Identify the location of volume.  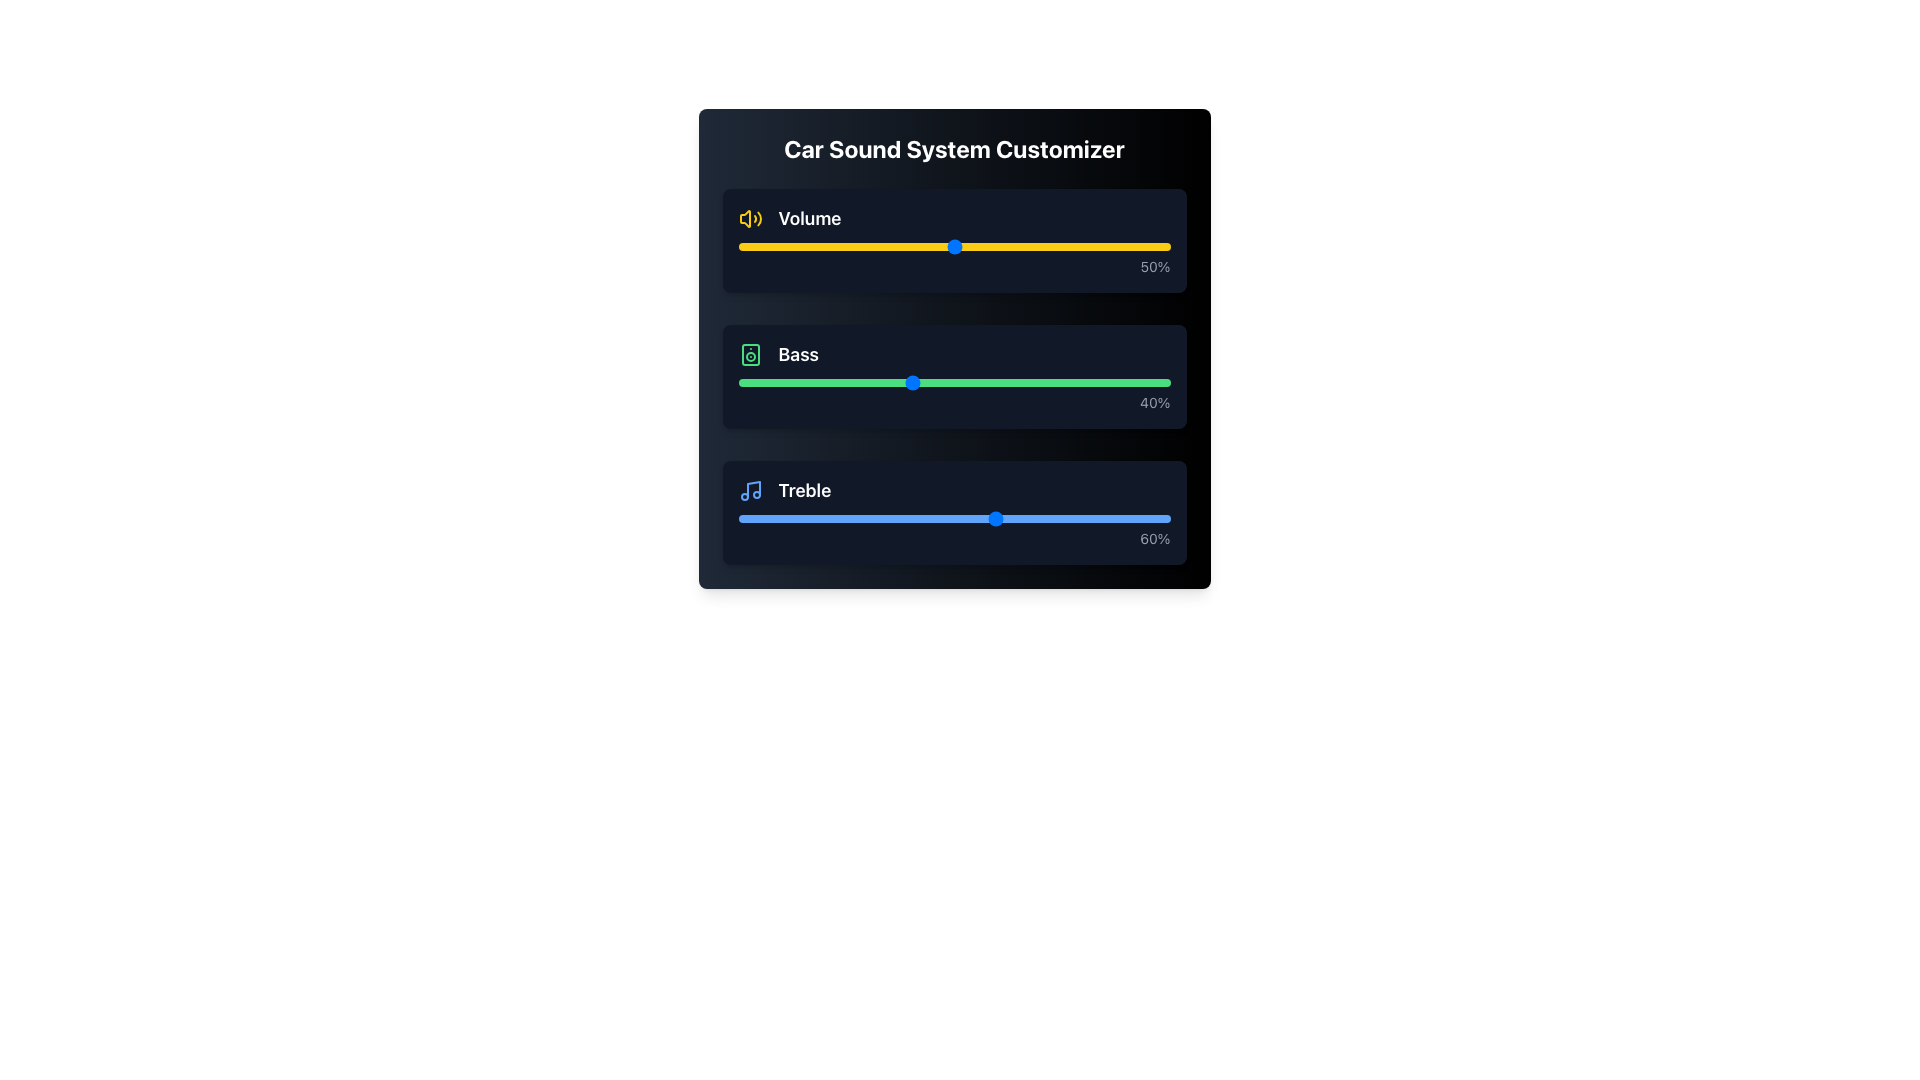
(1104, 245).